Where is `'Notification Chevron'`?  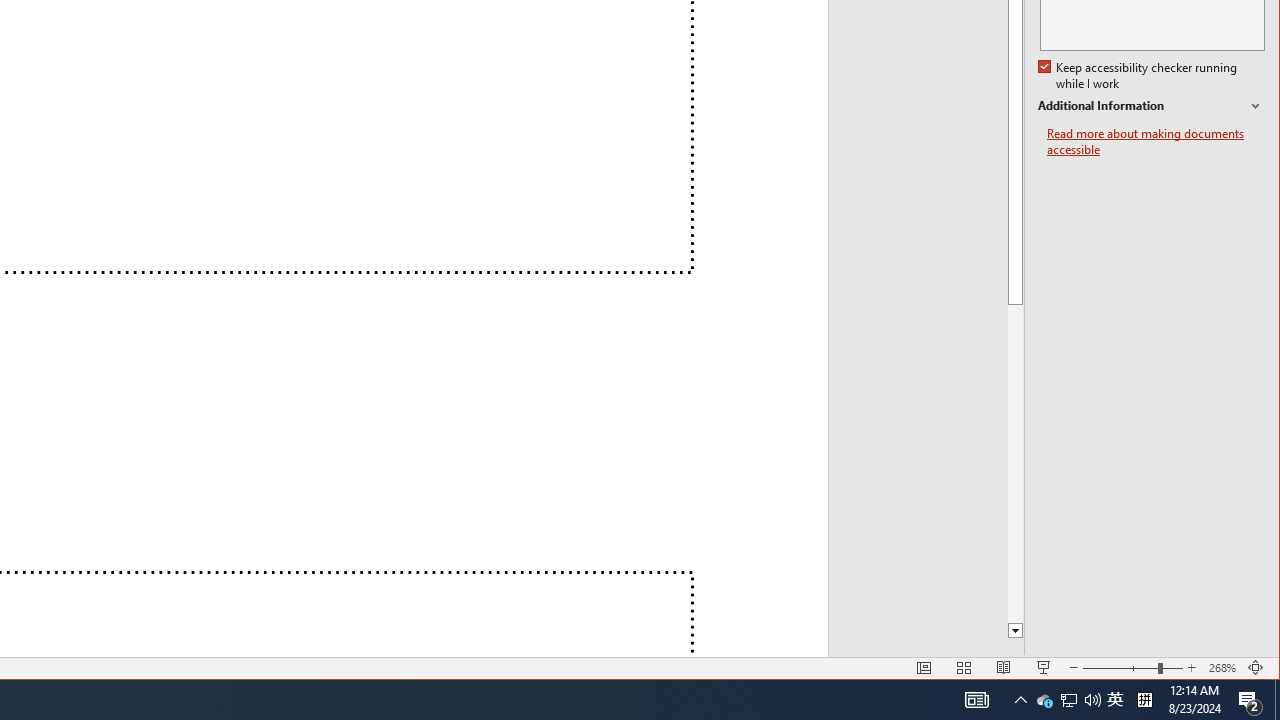 'Notification Chevron' is located at coordinates (977, 698).